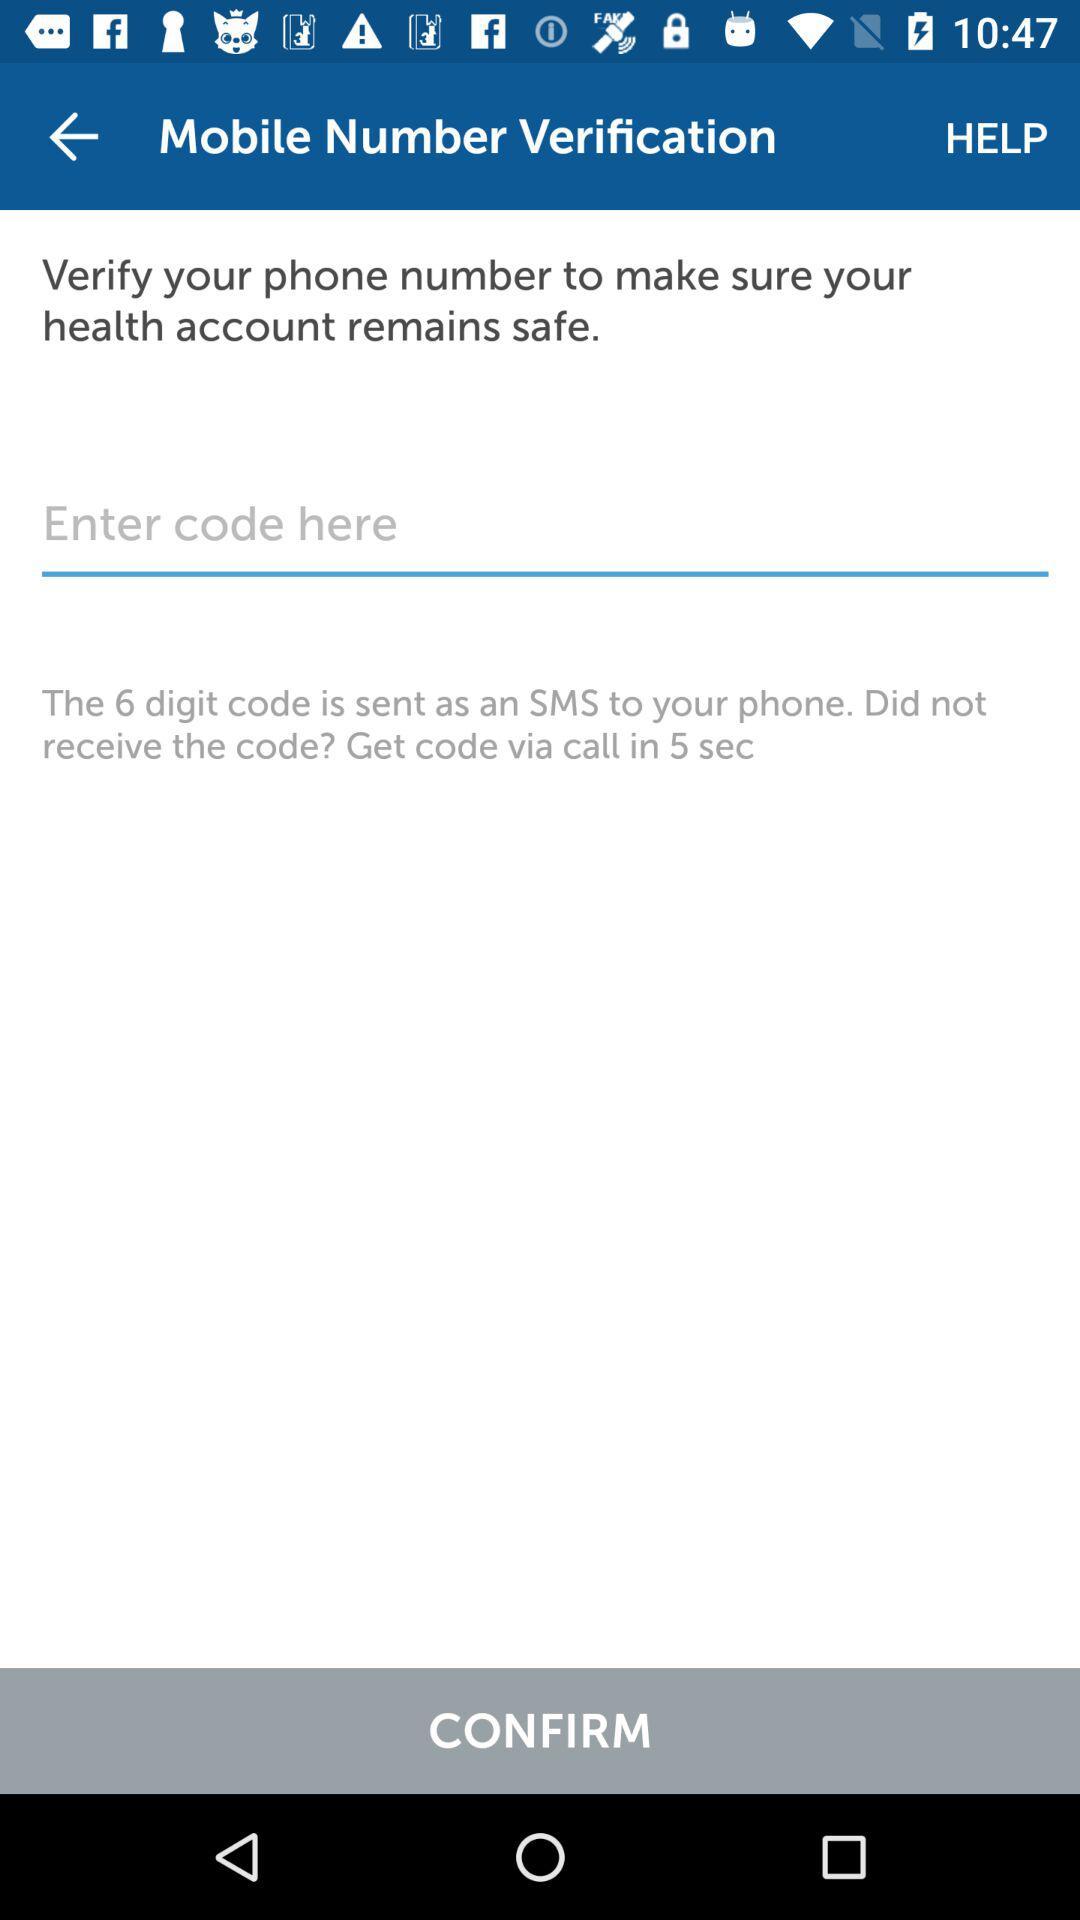 This screenshot has height=1920, width=1080. I want to click on the item to the right of mobile number verification app, so click(996, 135).